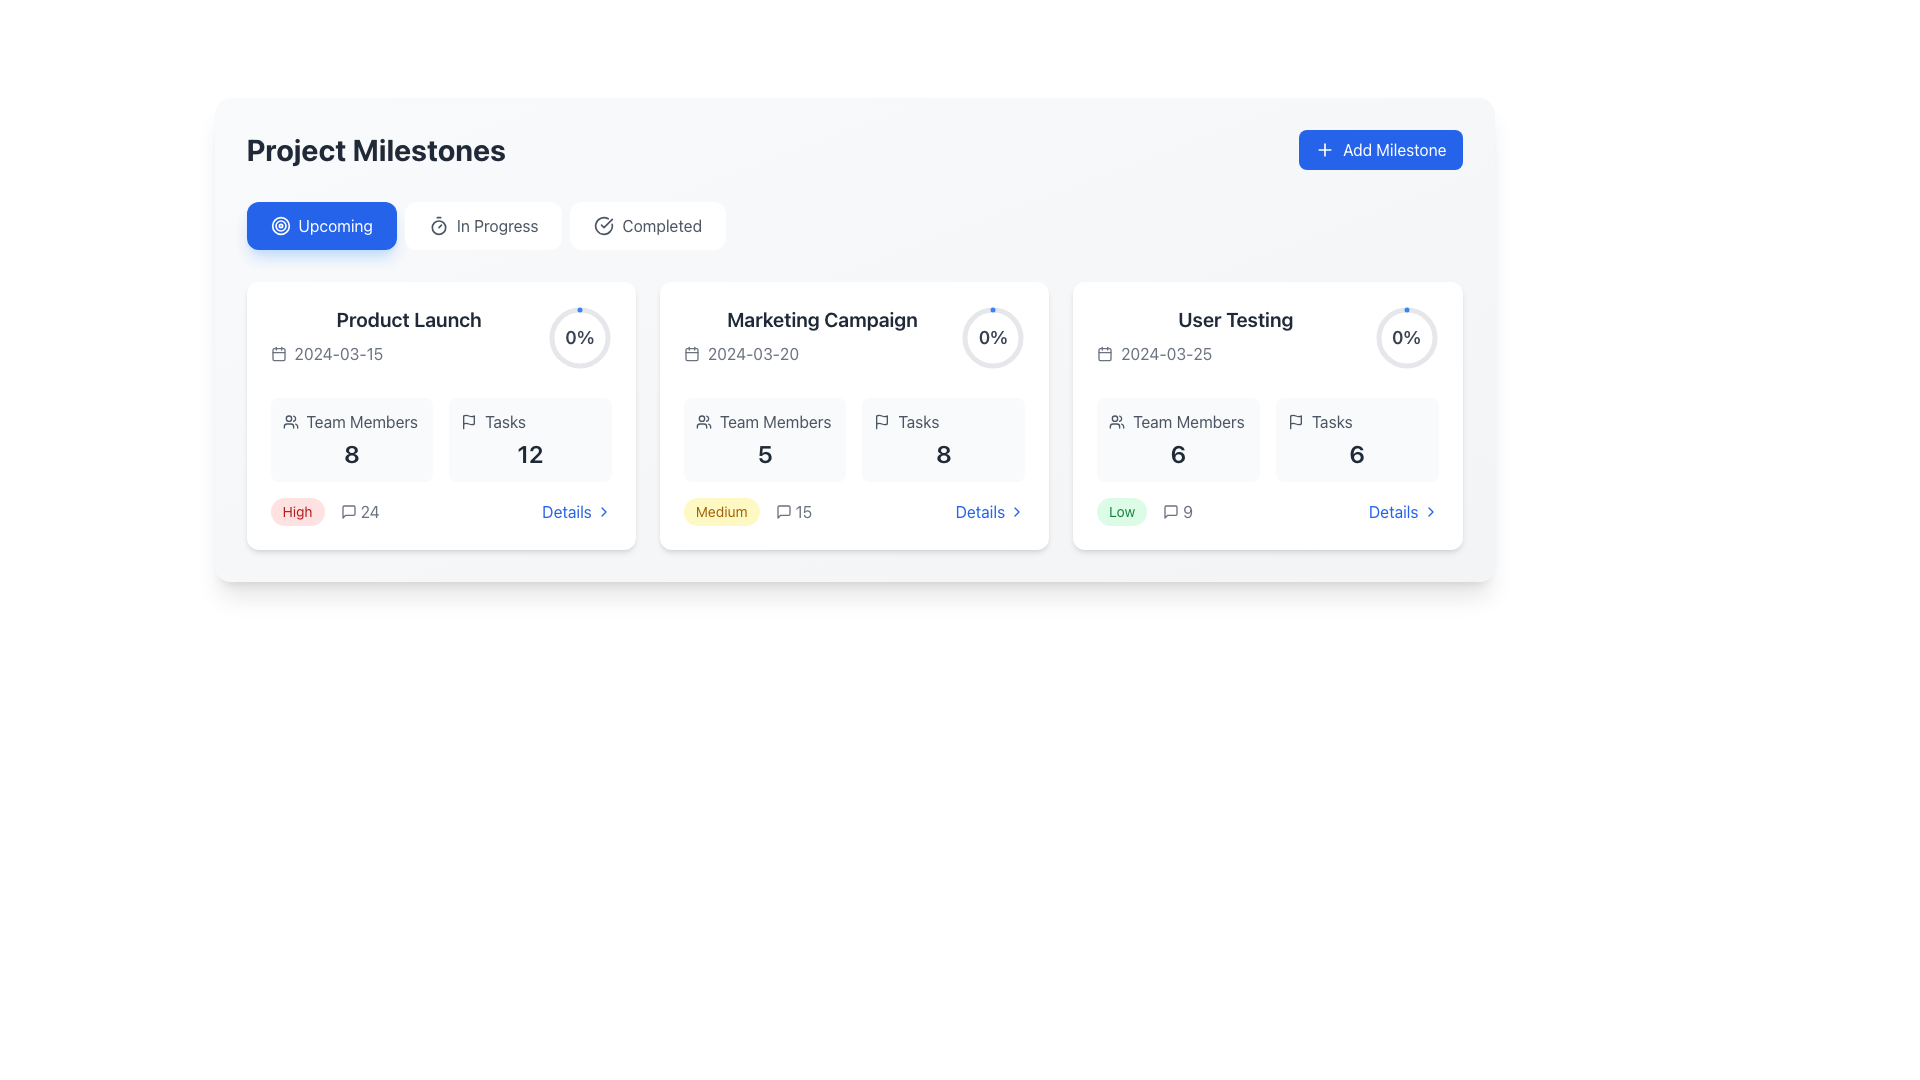 The height and width of the screenshot is (1080, 1920). I want to click on the calendar icon located, so click(1104, 353).